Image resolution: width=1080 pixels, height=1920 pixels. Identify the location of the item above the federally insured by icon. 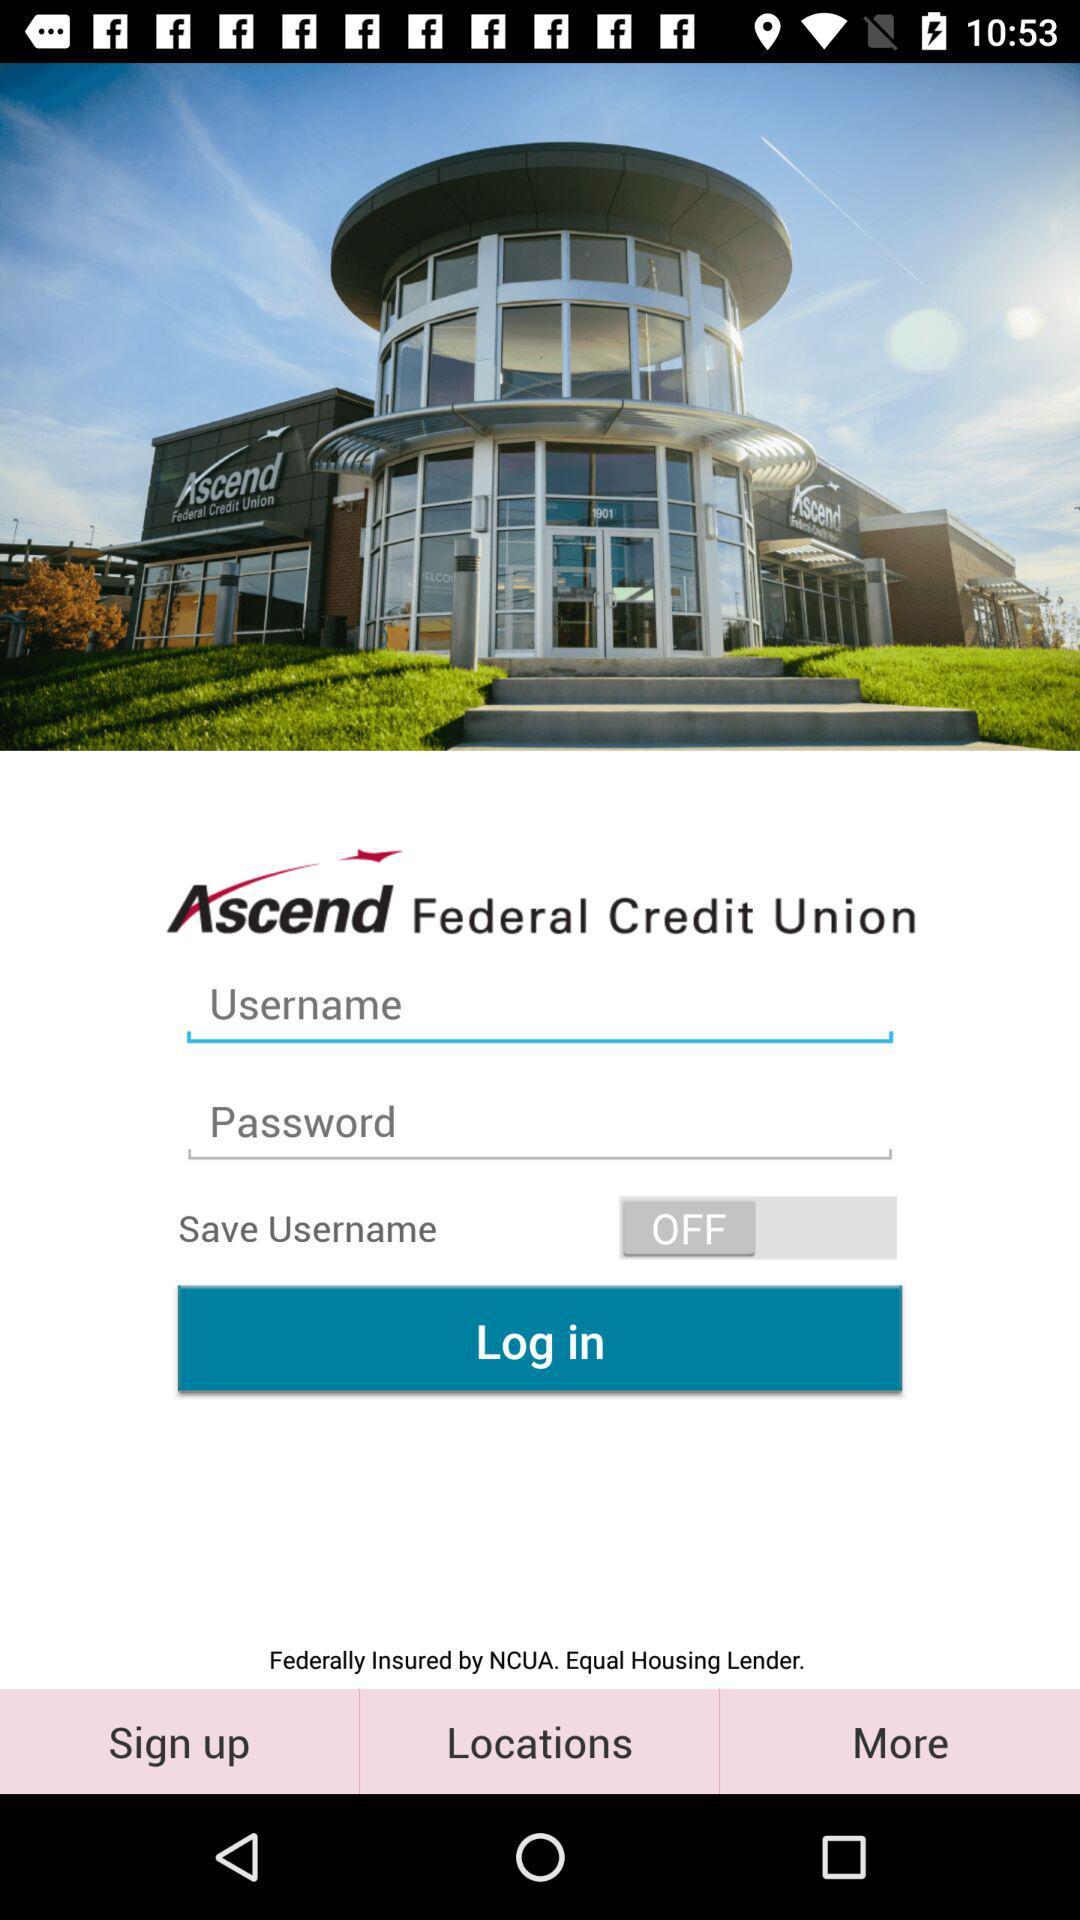
(540, 1340).